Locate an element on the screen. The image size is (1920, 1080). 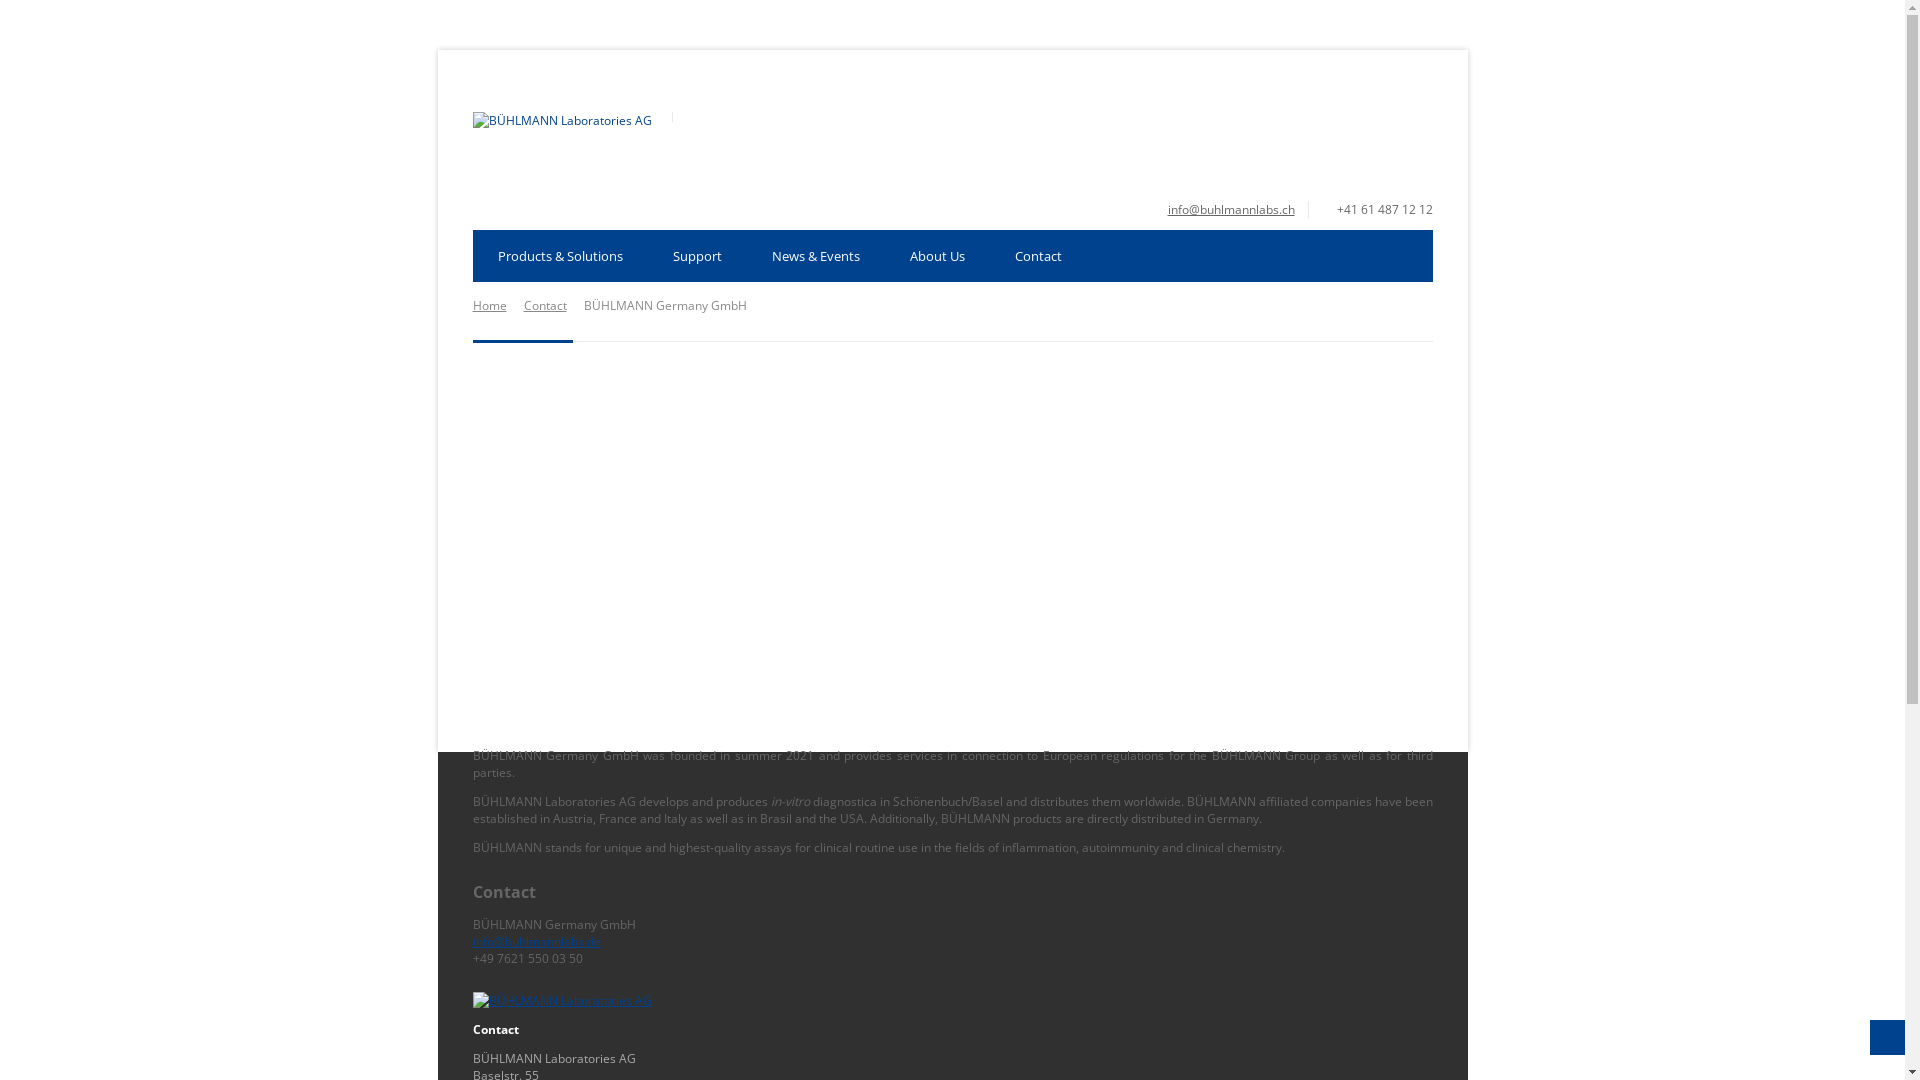
'Open Cookie Preferences' is located at coordinates (19, 1054).